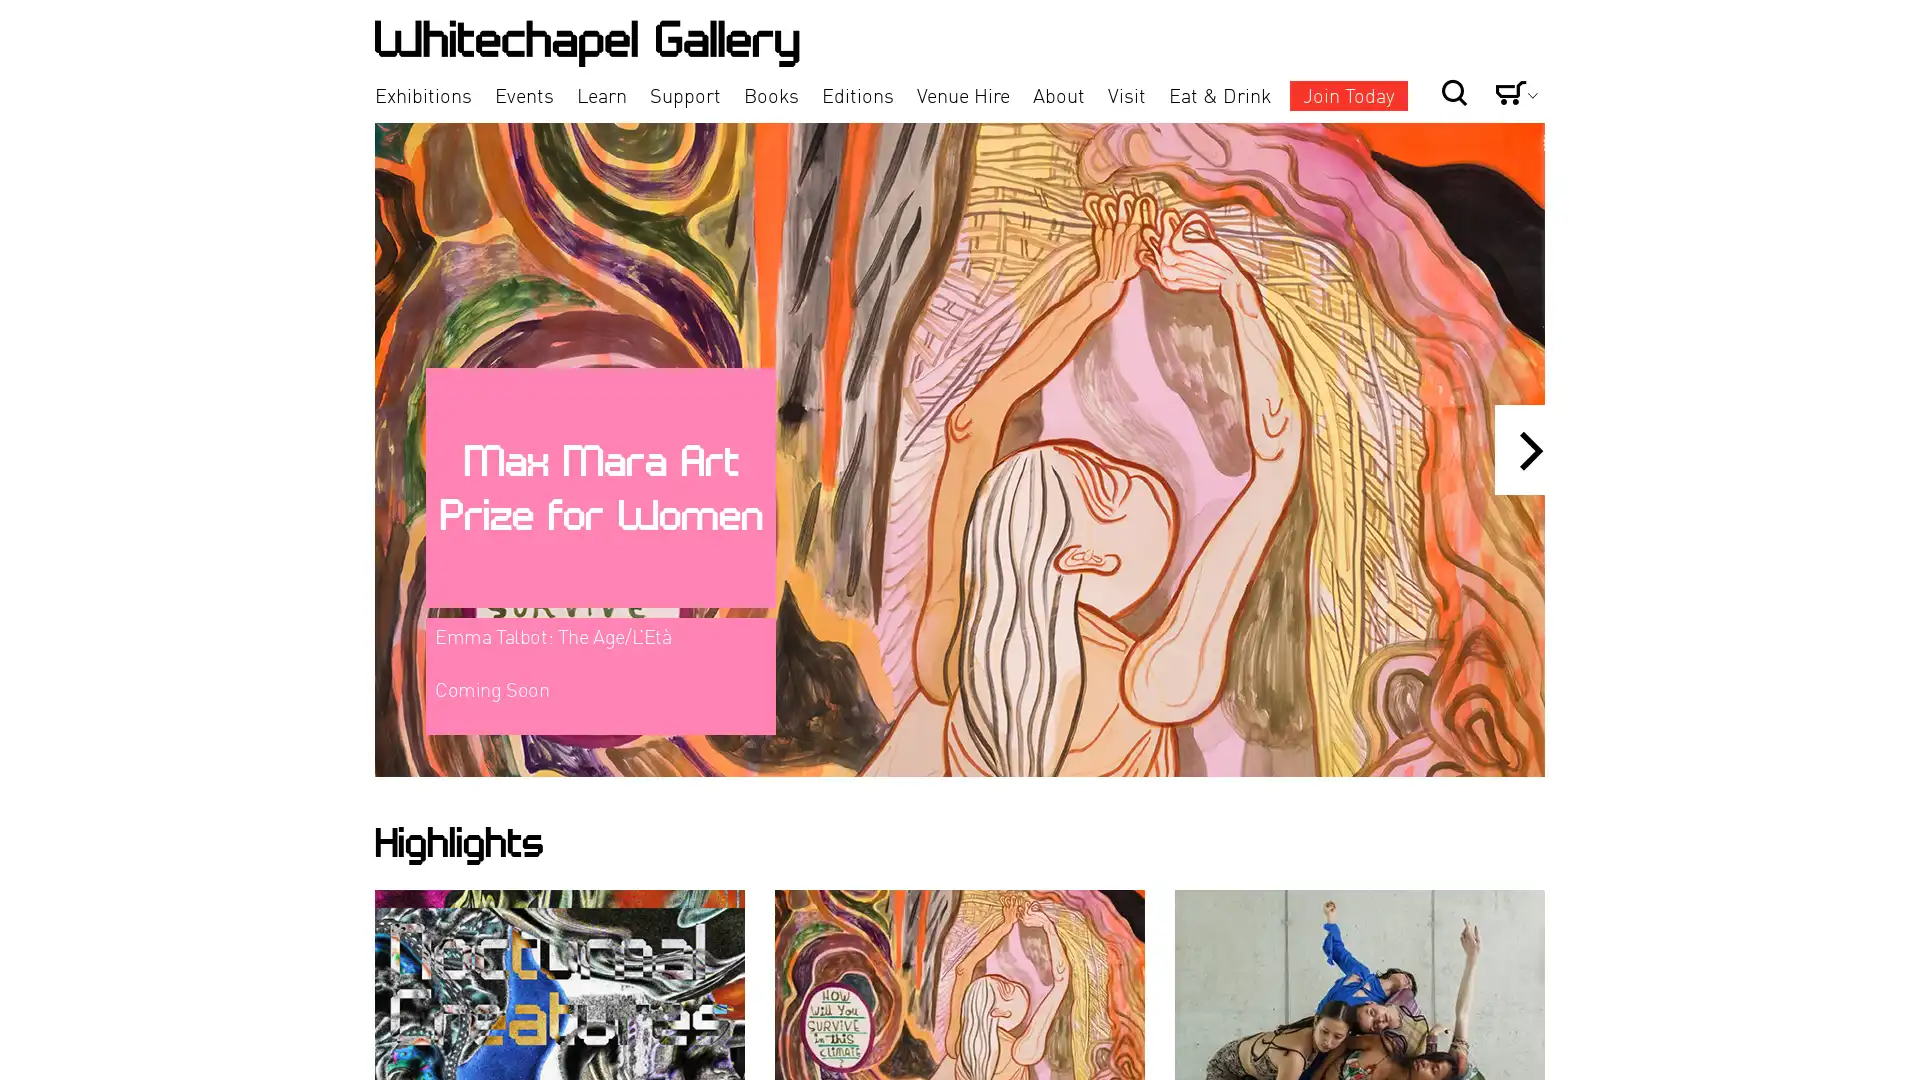 The image size is (1920, 1080). I want to click on Go, so click(1386, 58).